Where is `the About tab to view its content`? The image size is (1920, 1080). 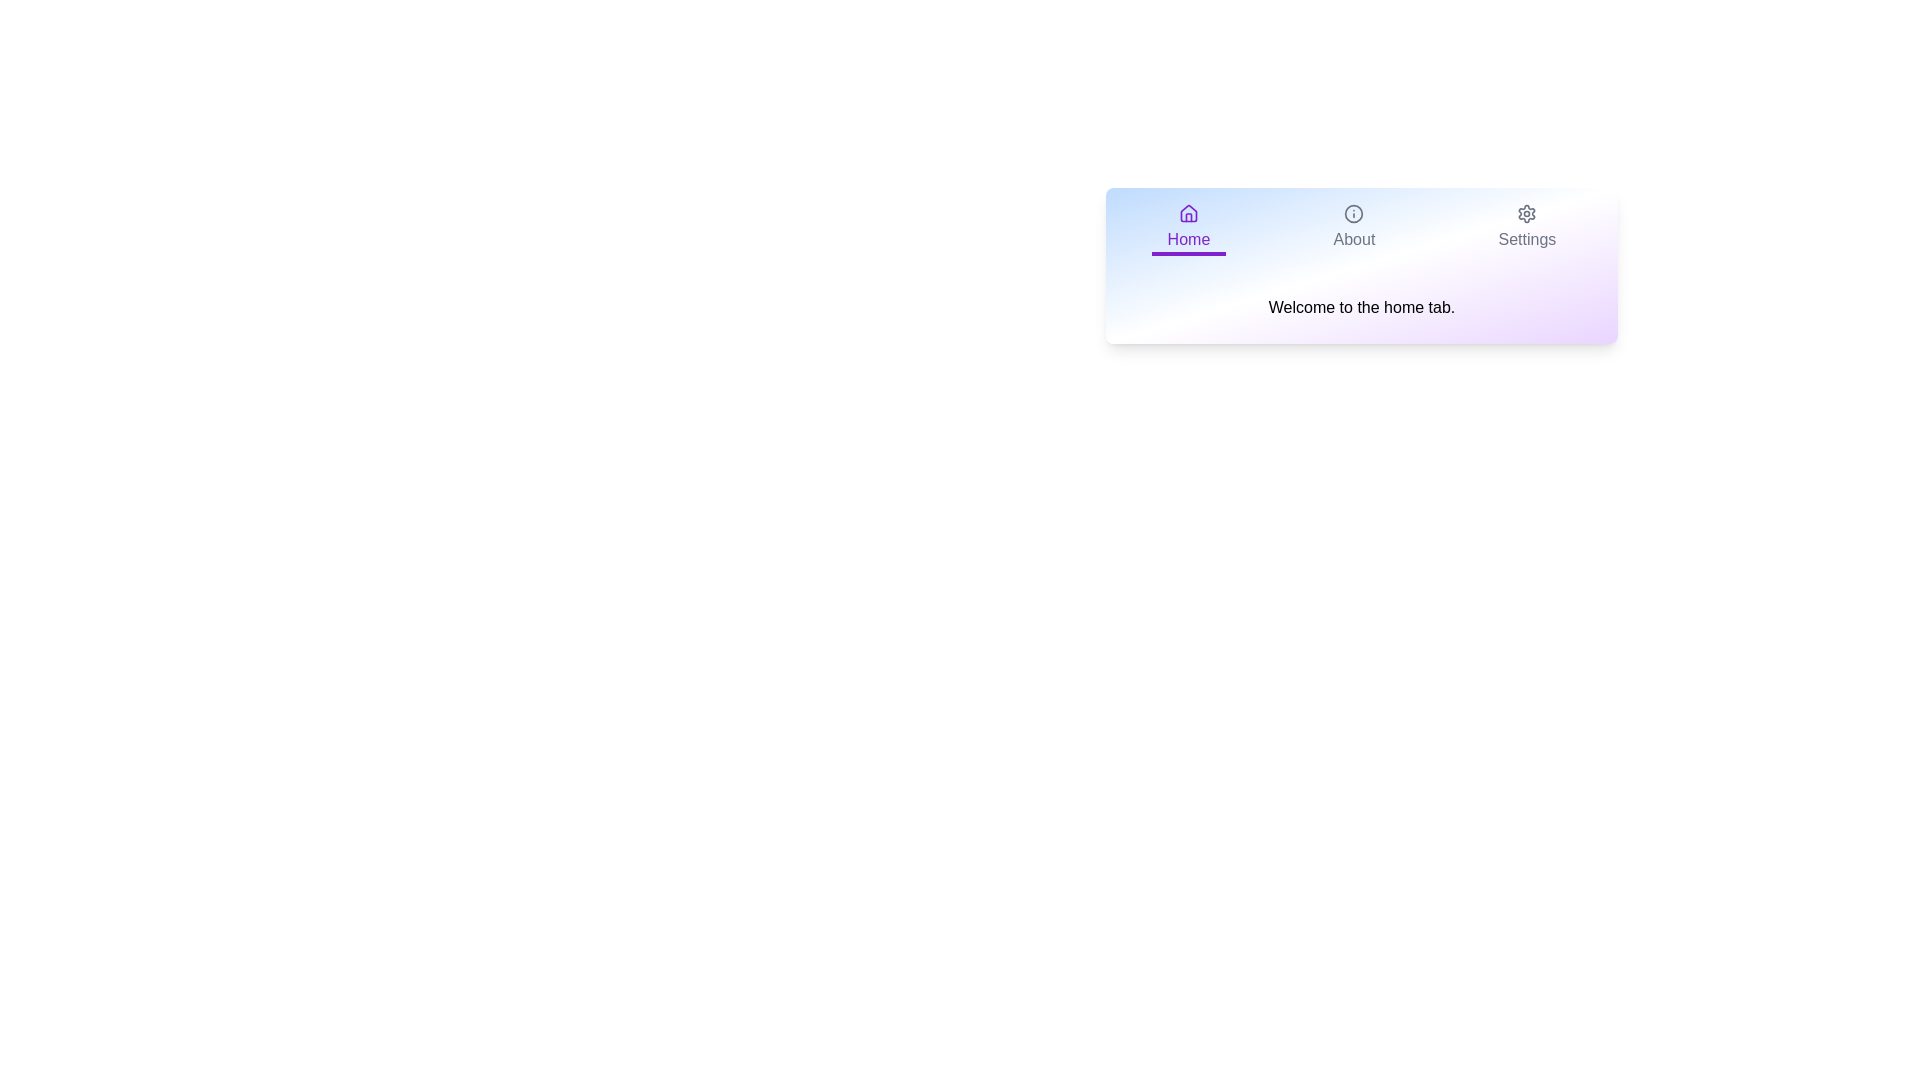 the About tab to view its content is located at coordinates (1354, 229).